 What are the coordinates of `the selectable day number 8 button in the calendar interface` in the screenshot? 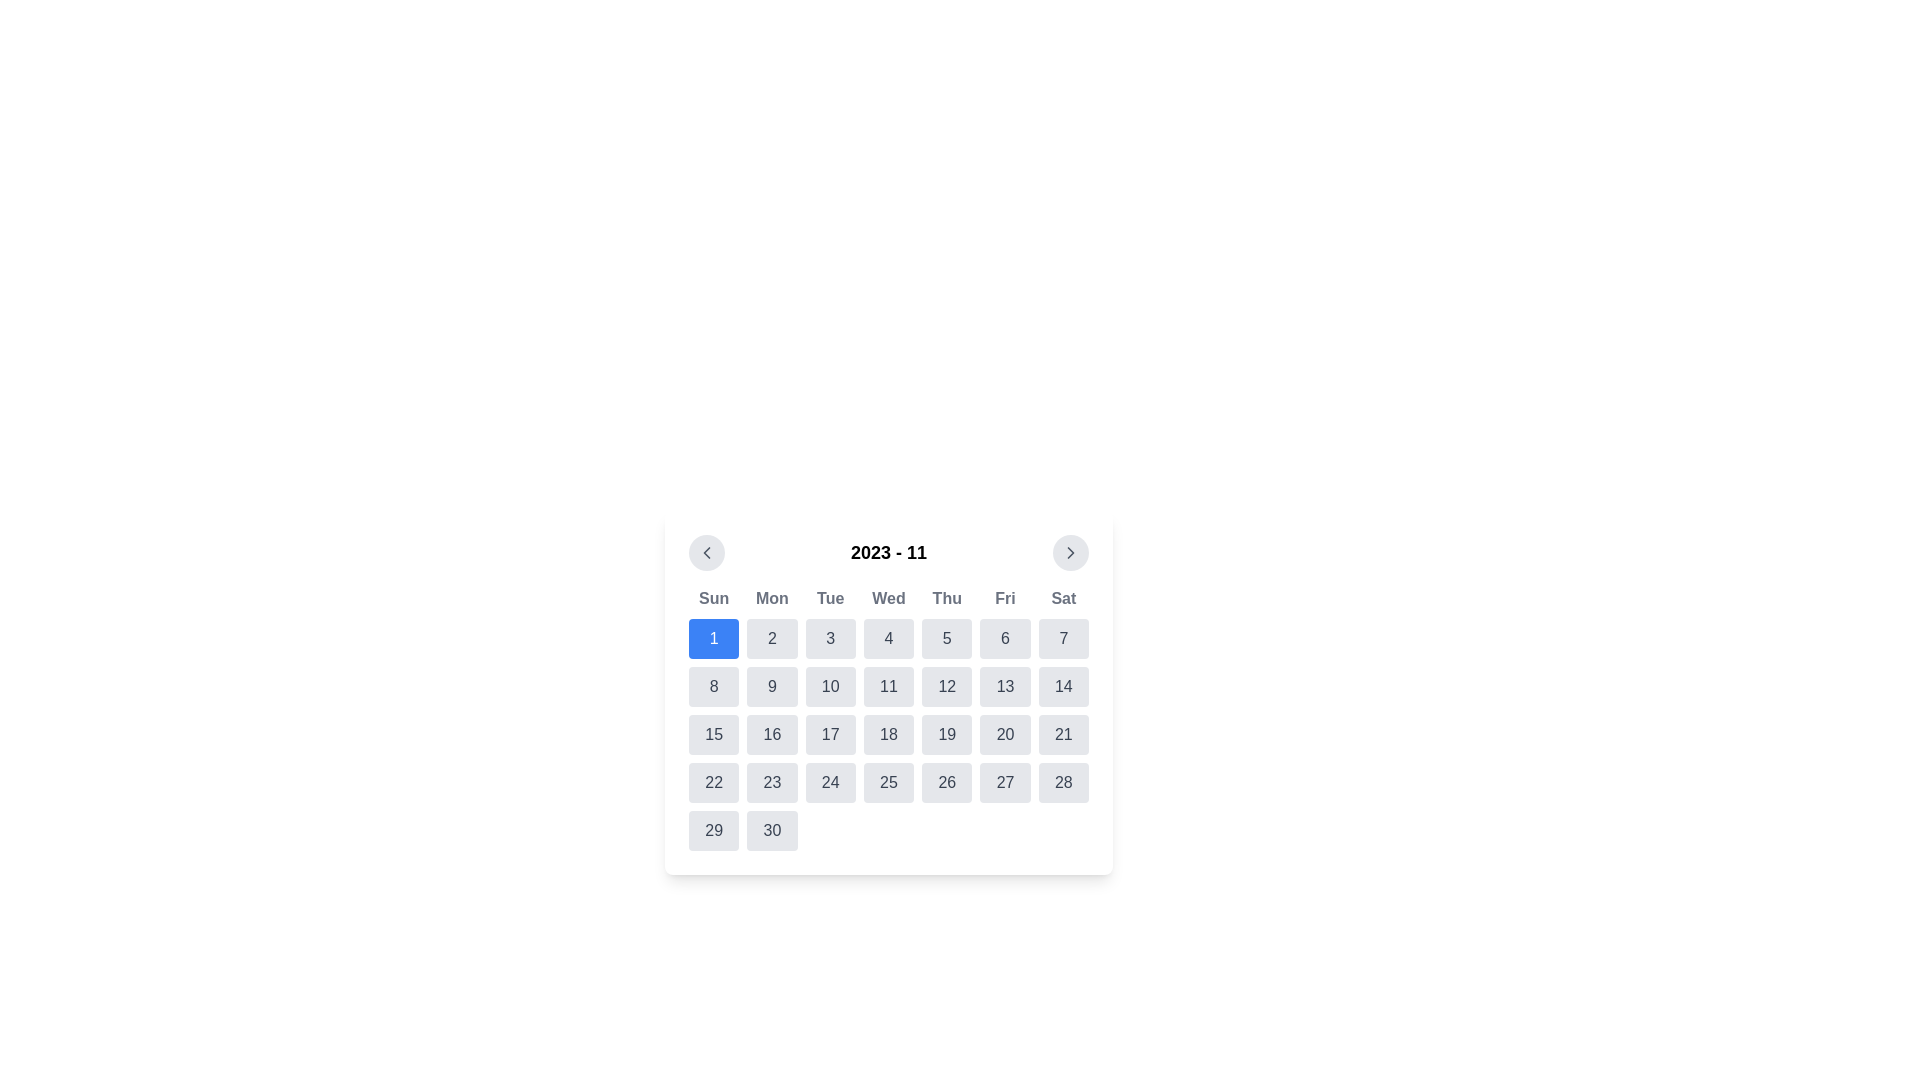 It's located at (714, 685).